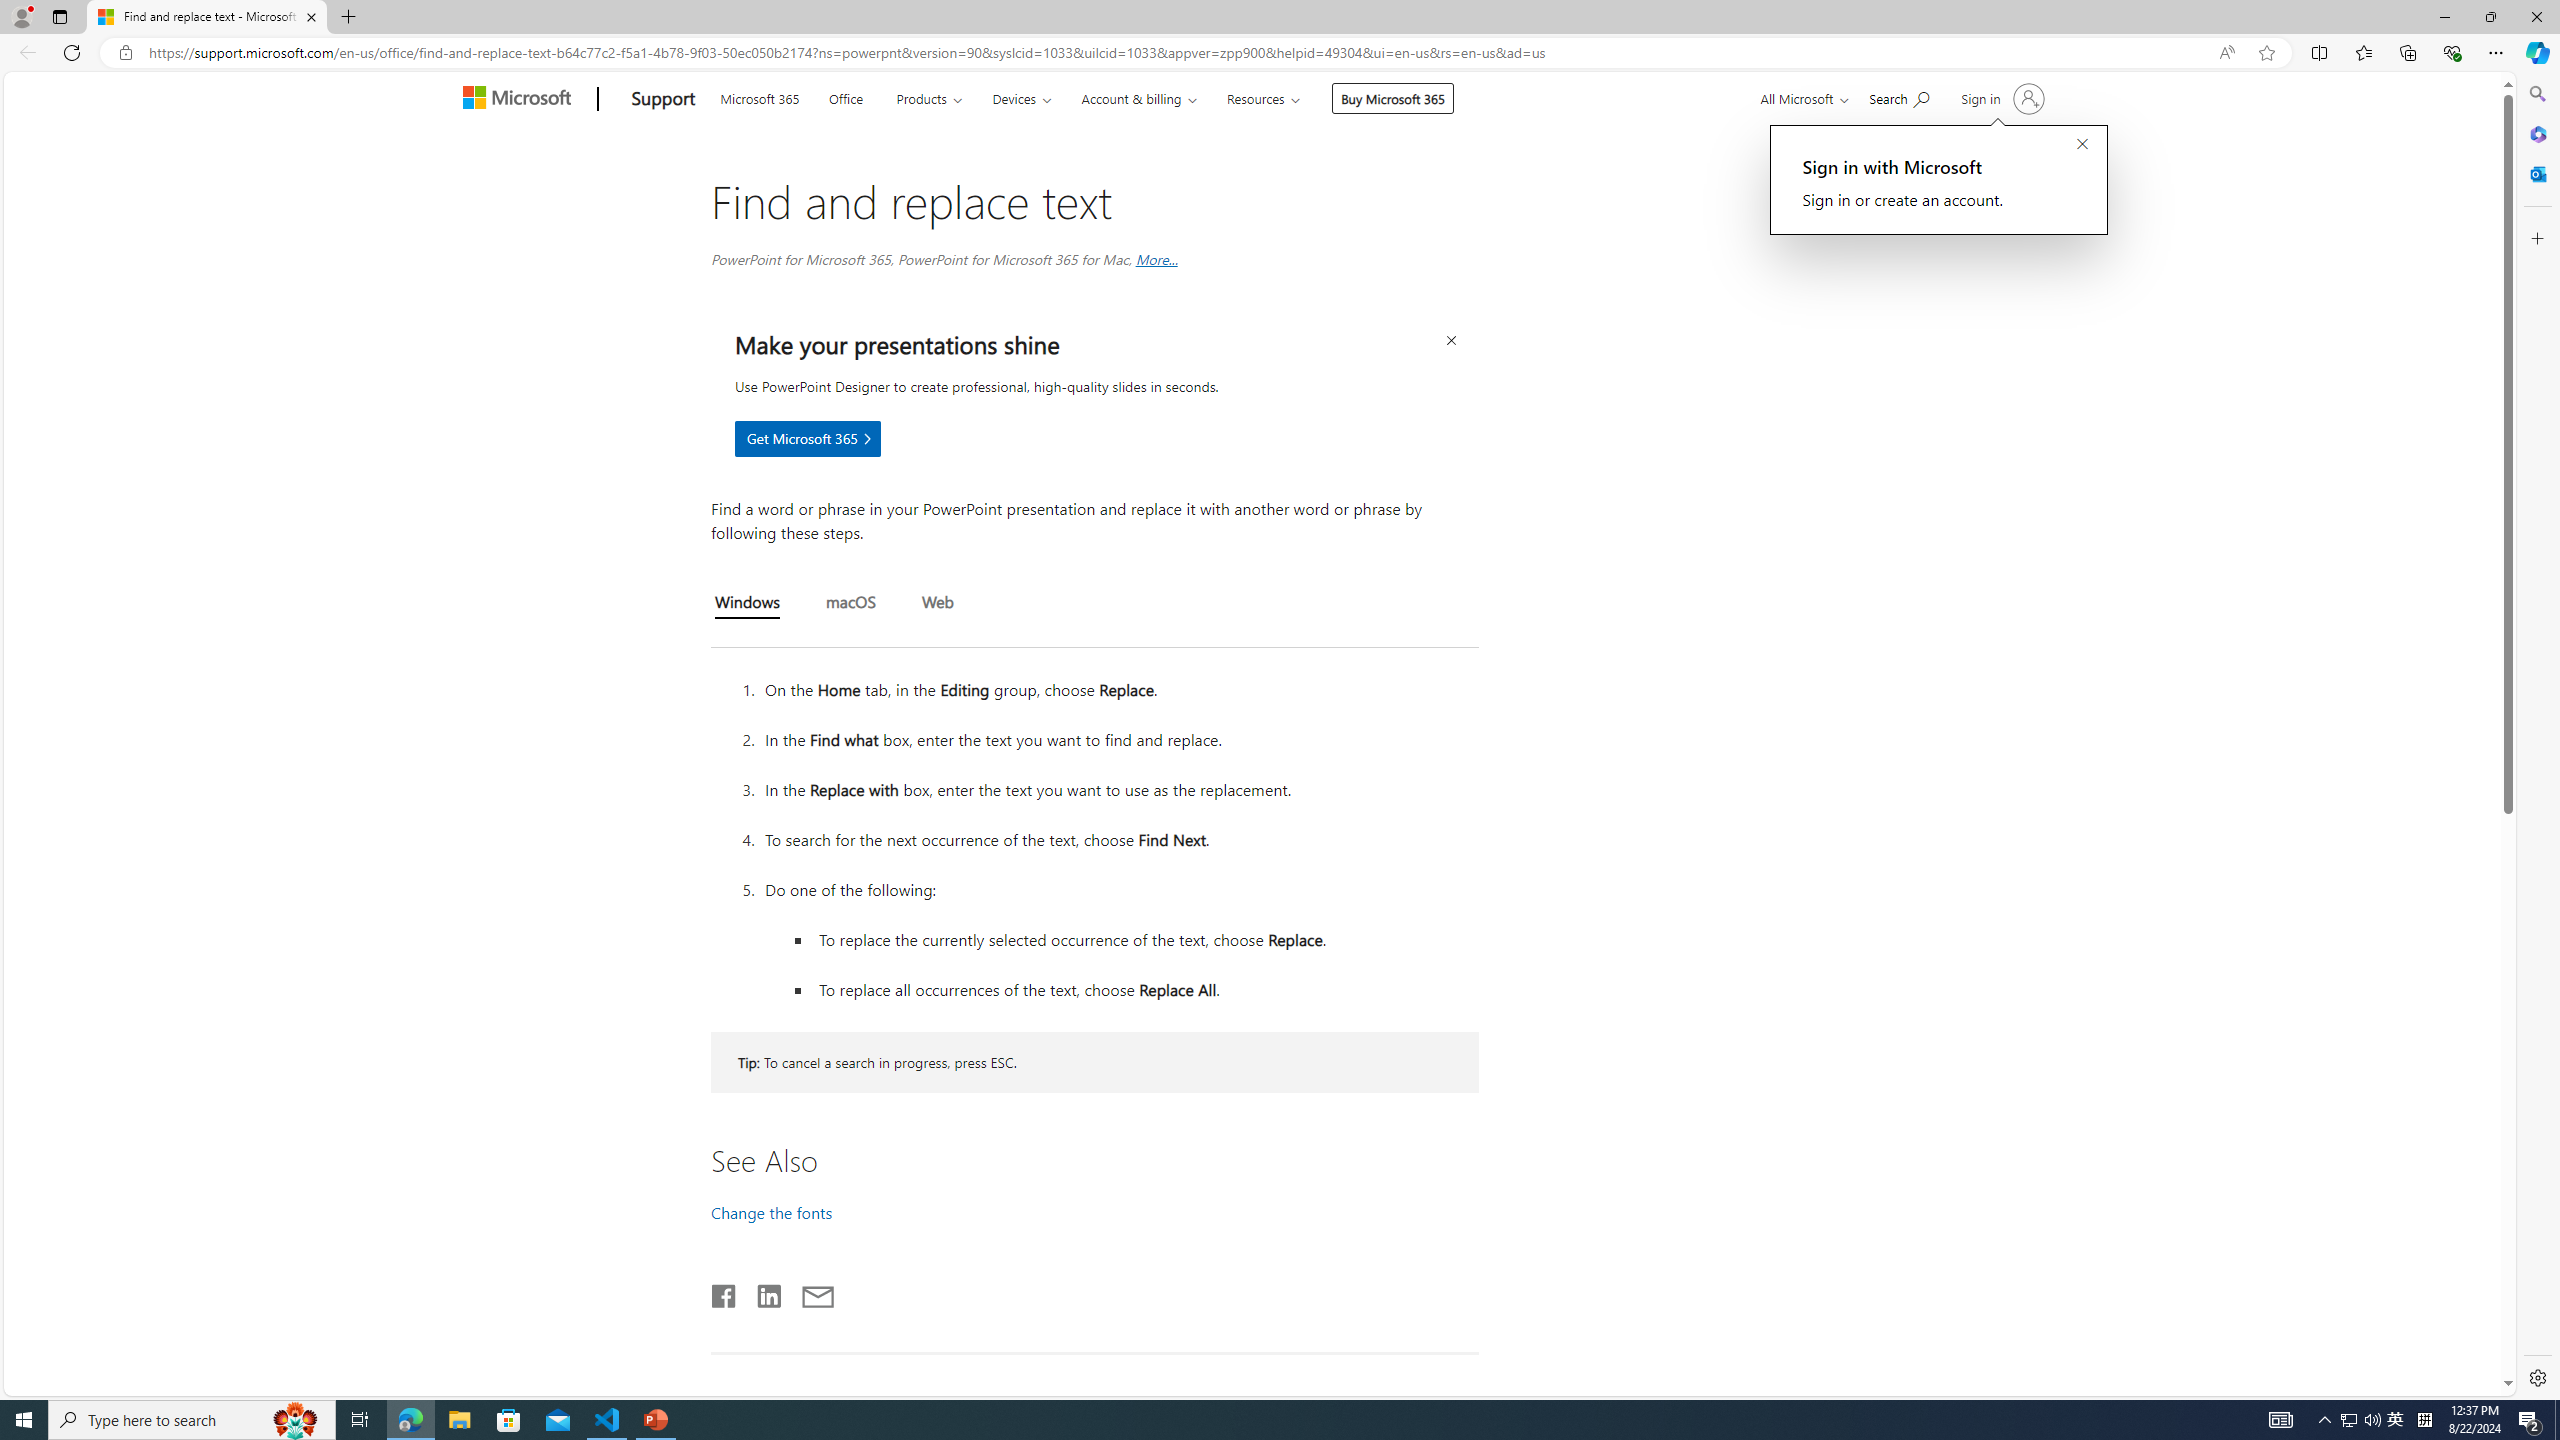 The image size is (2560, 1440). What do you see at coordinates (2537, 735) in the screenshot?
I see `'Side bar'` at bounding box center [2537, 735].